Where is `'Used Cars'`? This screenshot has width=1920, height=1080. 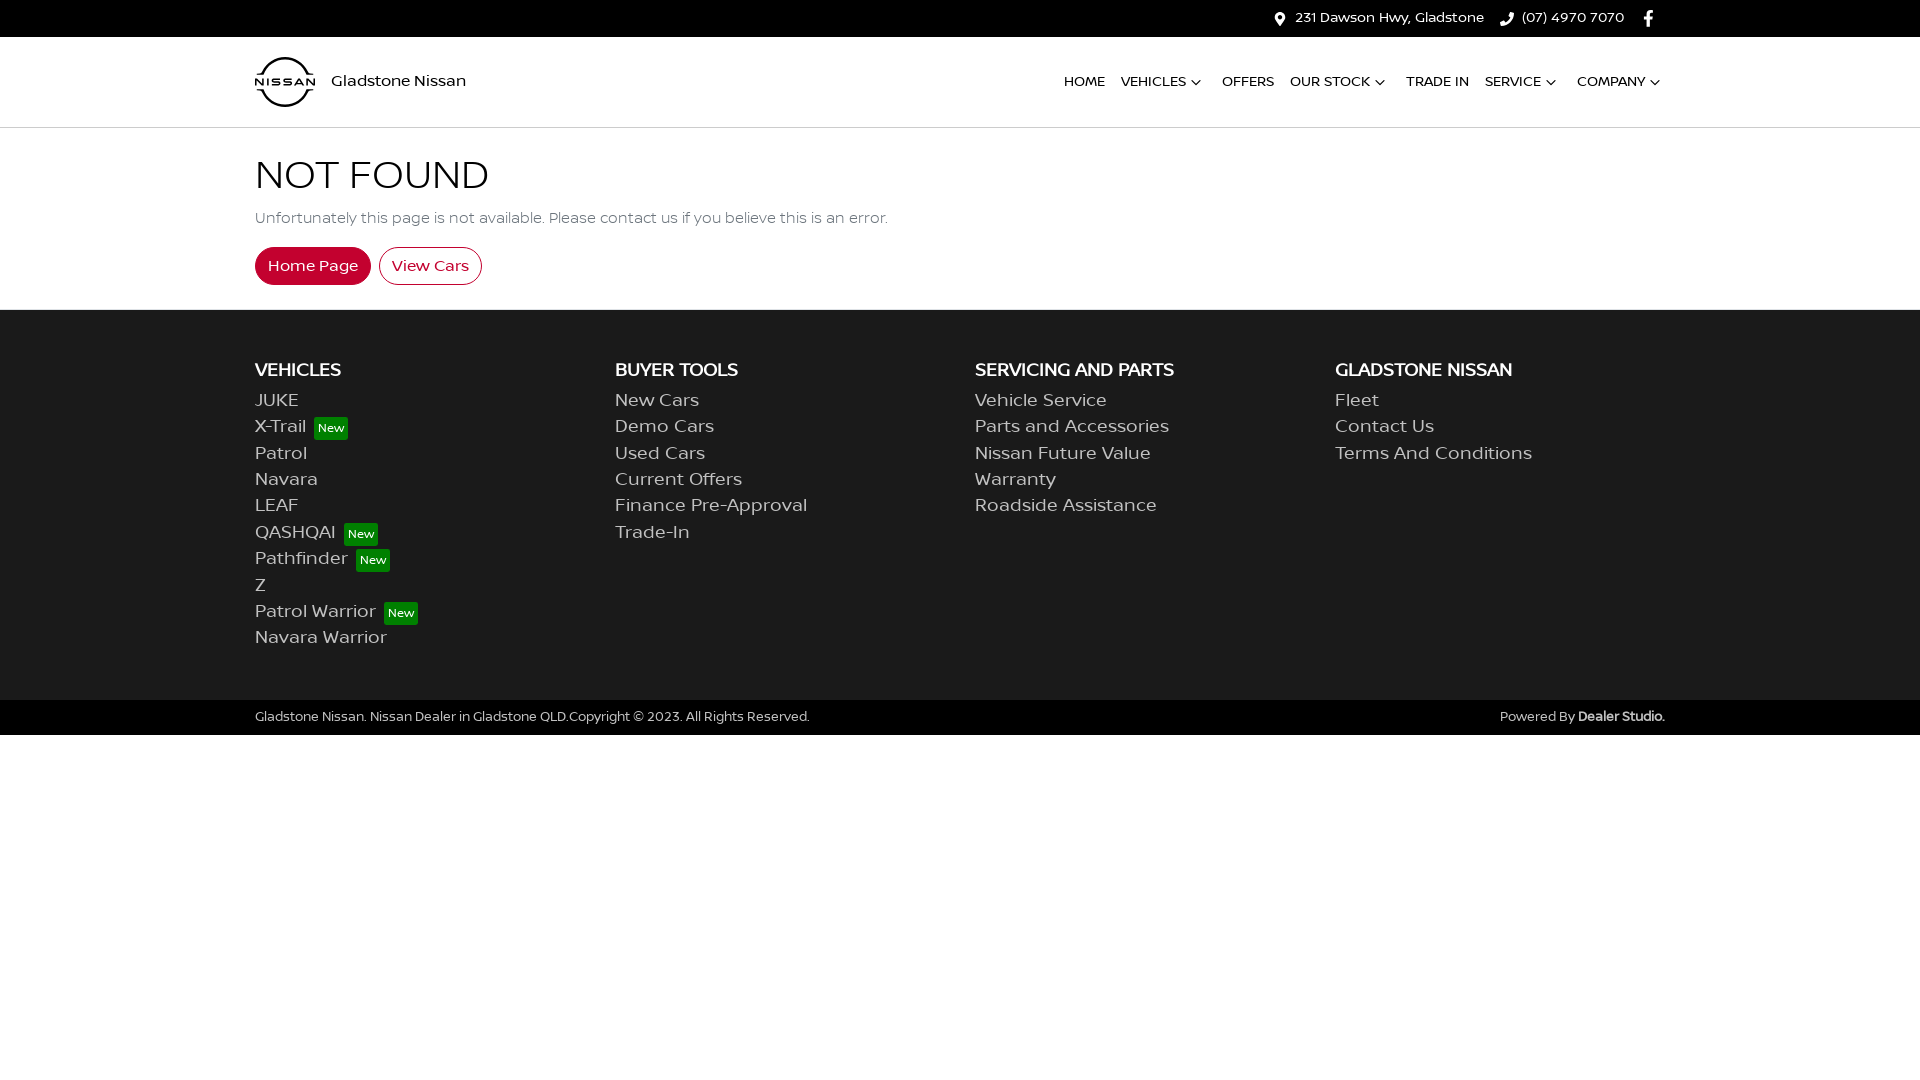
'Used Cars' is located at coordinates (660, 454).